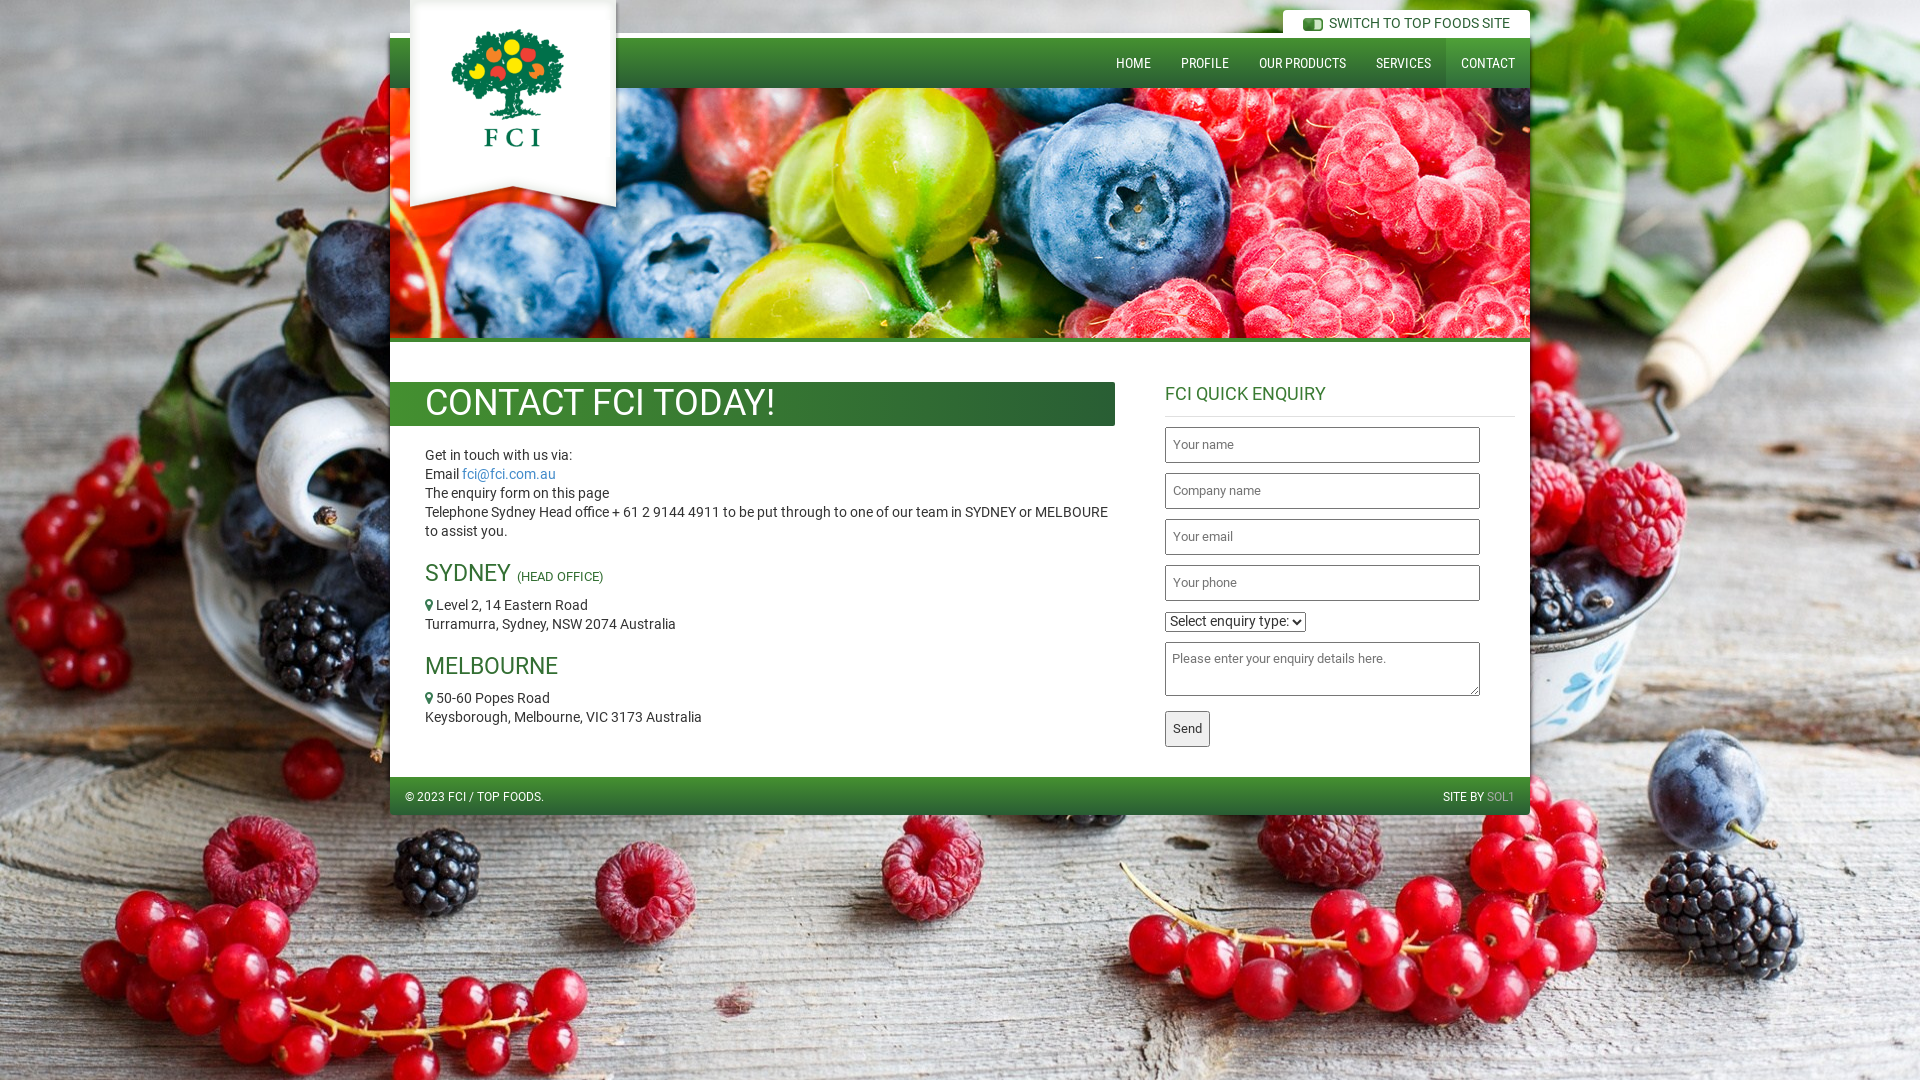 This screenshot has width=1920, height=1080. Describe the element at coordinates (1187, 728) in the screenshot. I see `'Send'` at that location.